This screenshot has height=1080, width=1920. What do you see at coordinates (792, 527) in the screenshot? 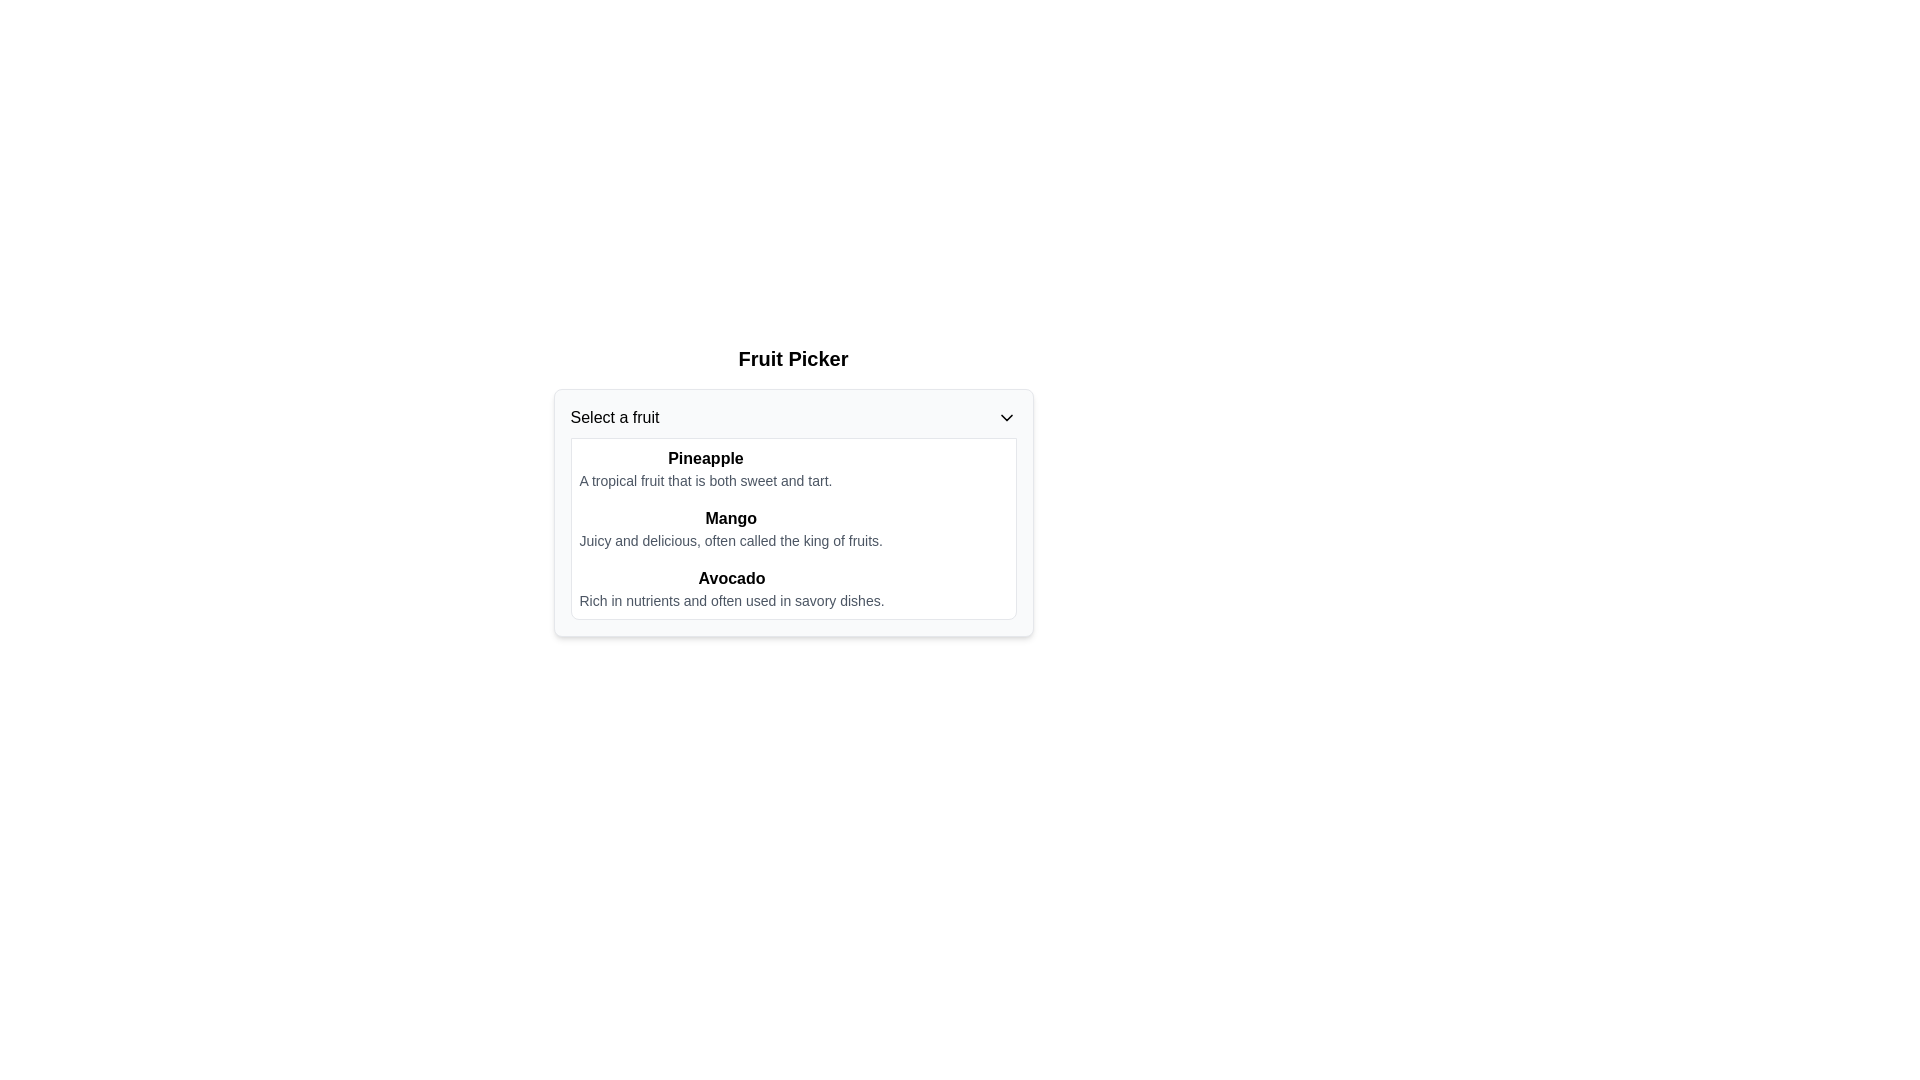
I see `the dropdown list section that displays selectable fruit options, positioned centrally below the 'Select a fruit' label` at bounding box center [792, 527].